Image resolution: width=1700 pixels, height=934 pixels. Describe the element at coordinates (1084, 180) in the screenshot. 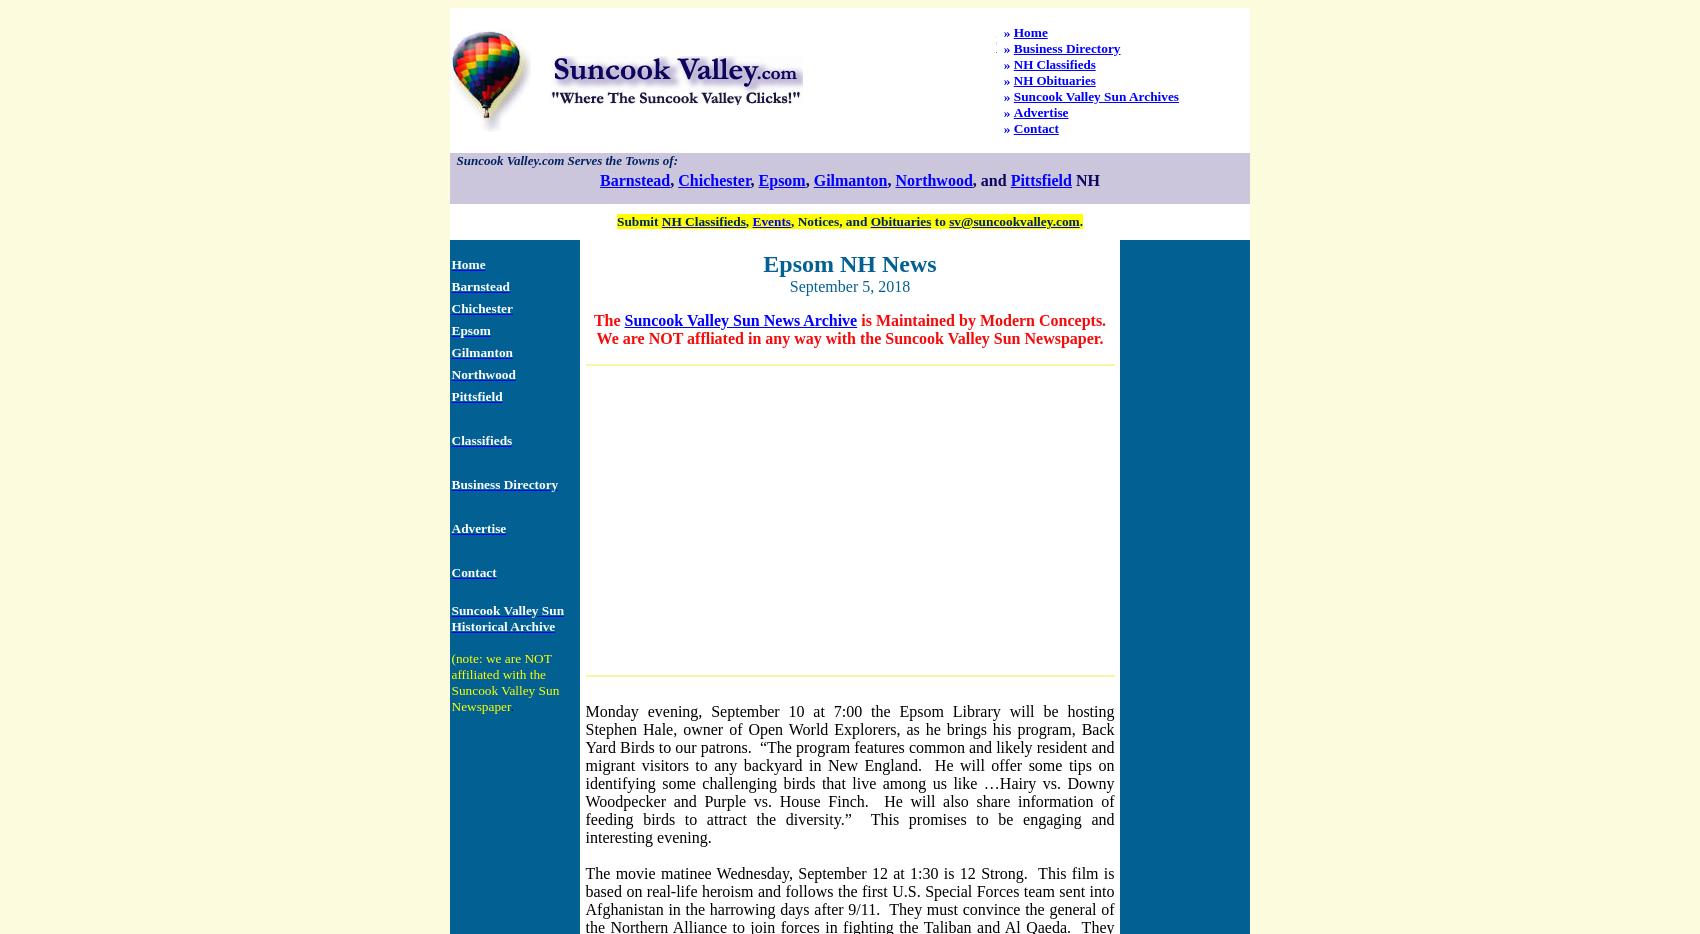

I see `'NH'` at that location.